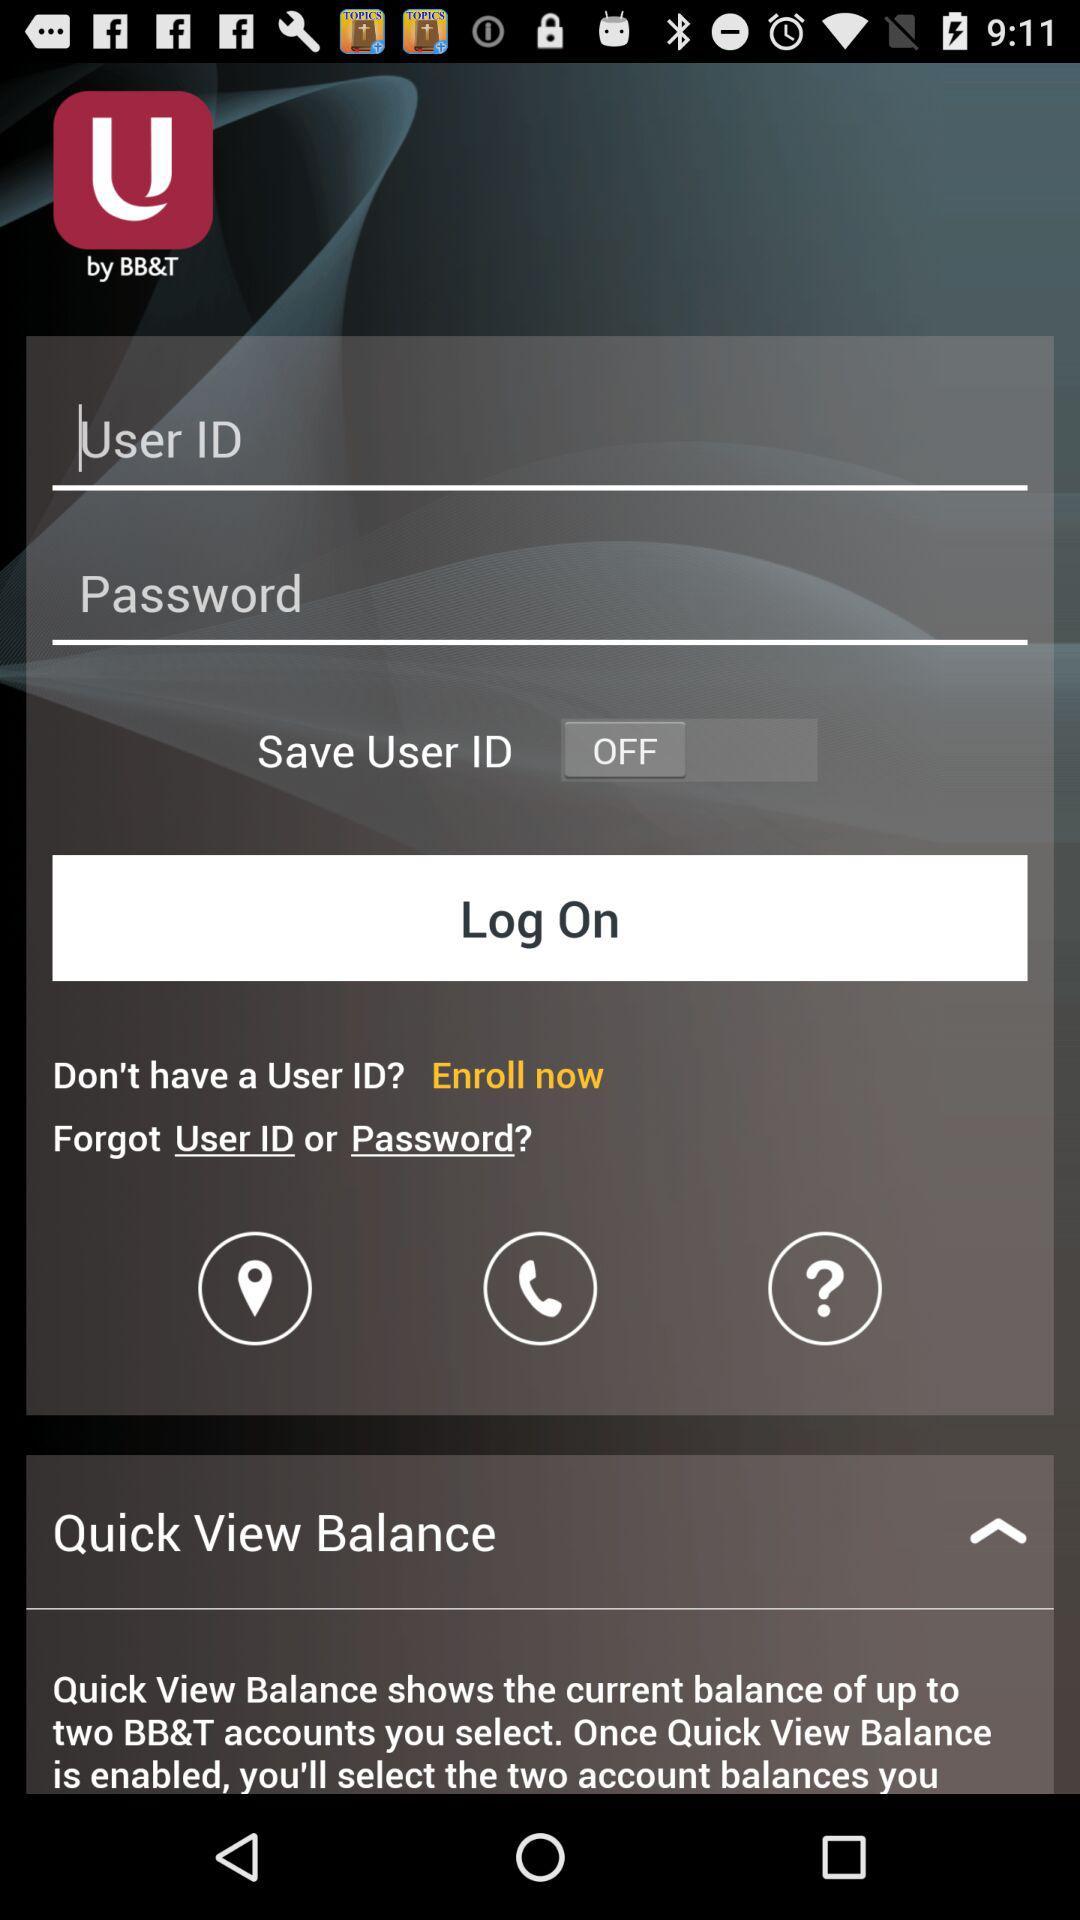 The height and width of the screenshot is (1920, 1080). Describe the element at coordinates (540, 443) in the screenshot. I see `the text box which says user id` at that location.